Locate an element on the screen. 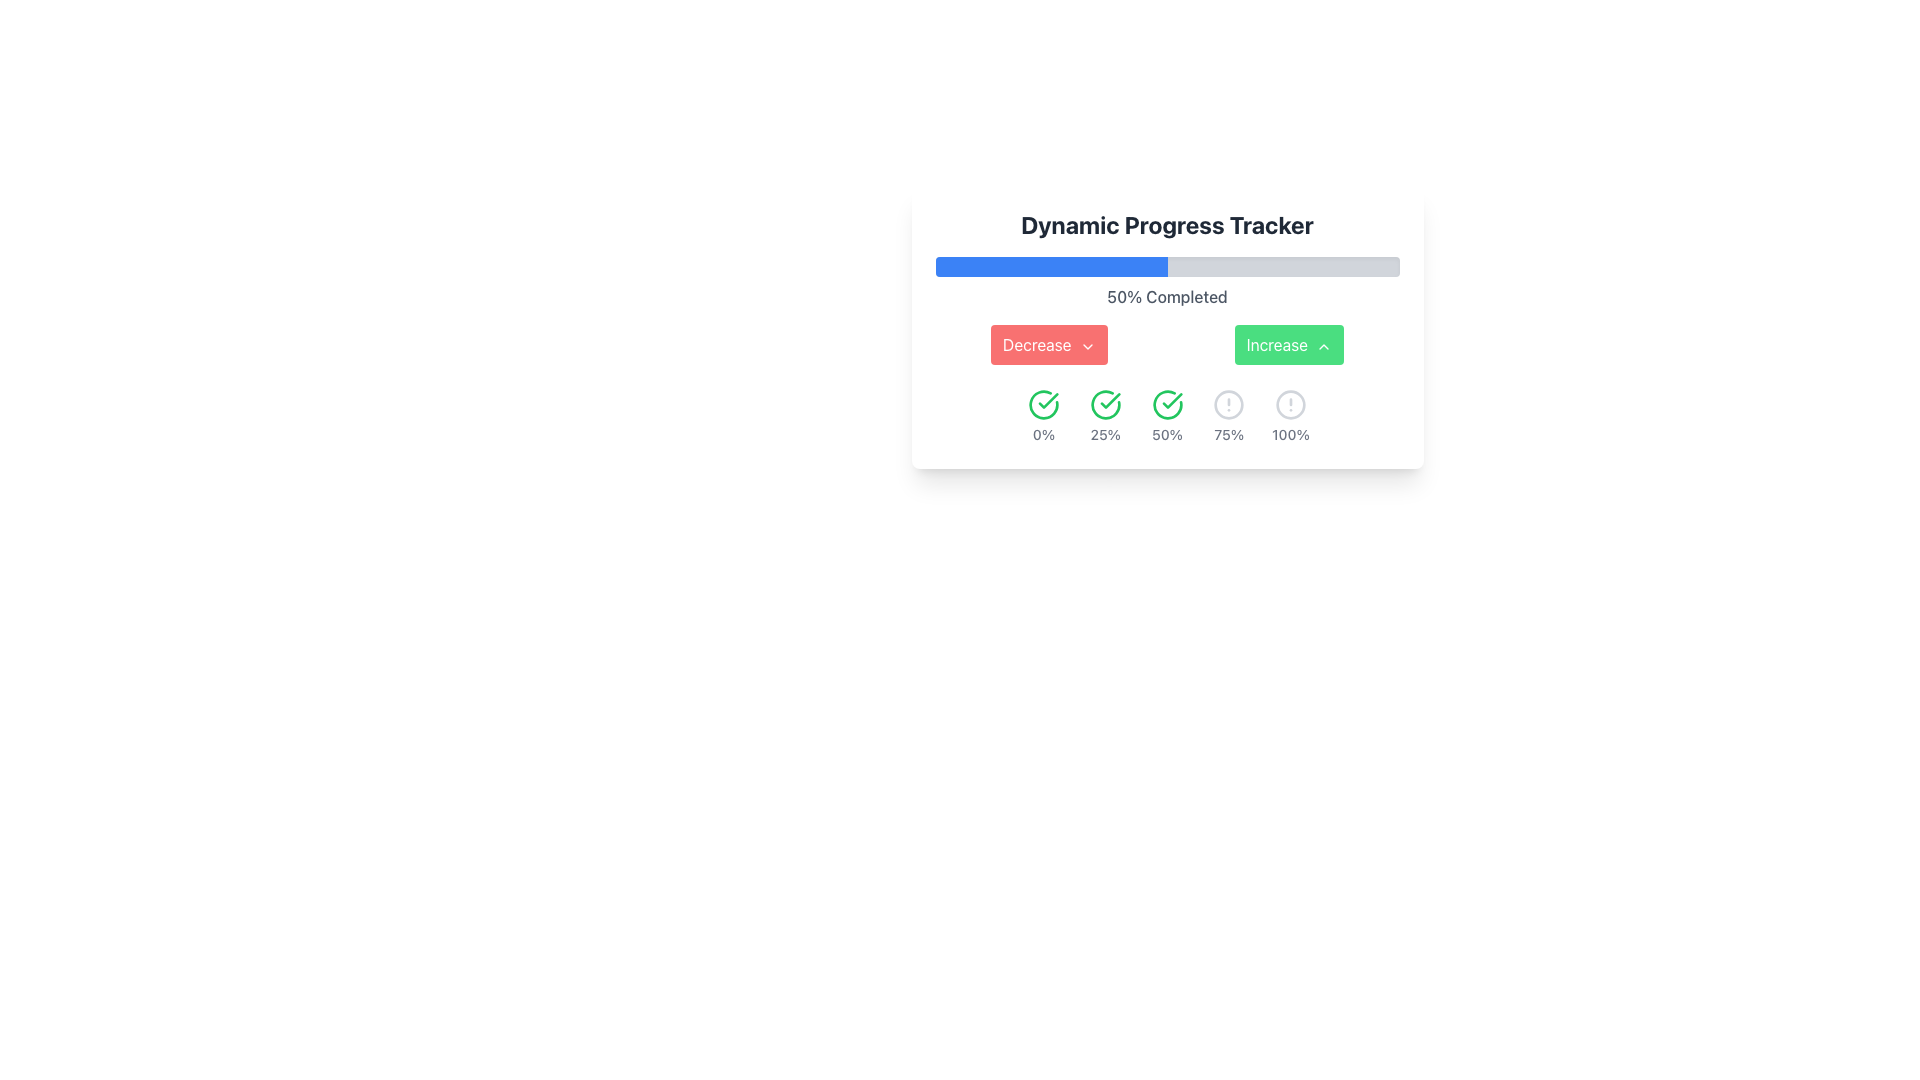 The height and width of the screenshot is (1080, 1920). the second checkmark icon indicating the 25% progress level, located beneath the 'Increase' button is located at coordinates (1047, 401).